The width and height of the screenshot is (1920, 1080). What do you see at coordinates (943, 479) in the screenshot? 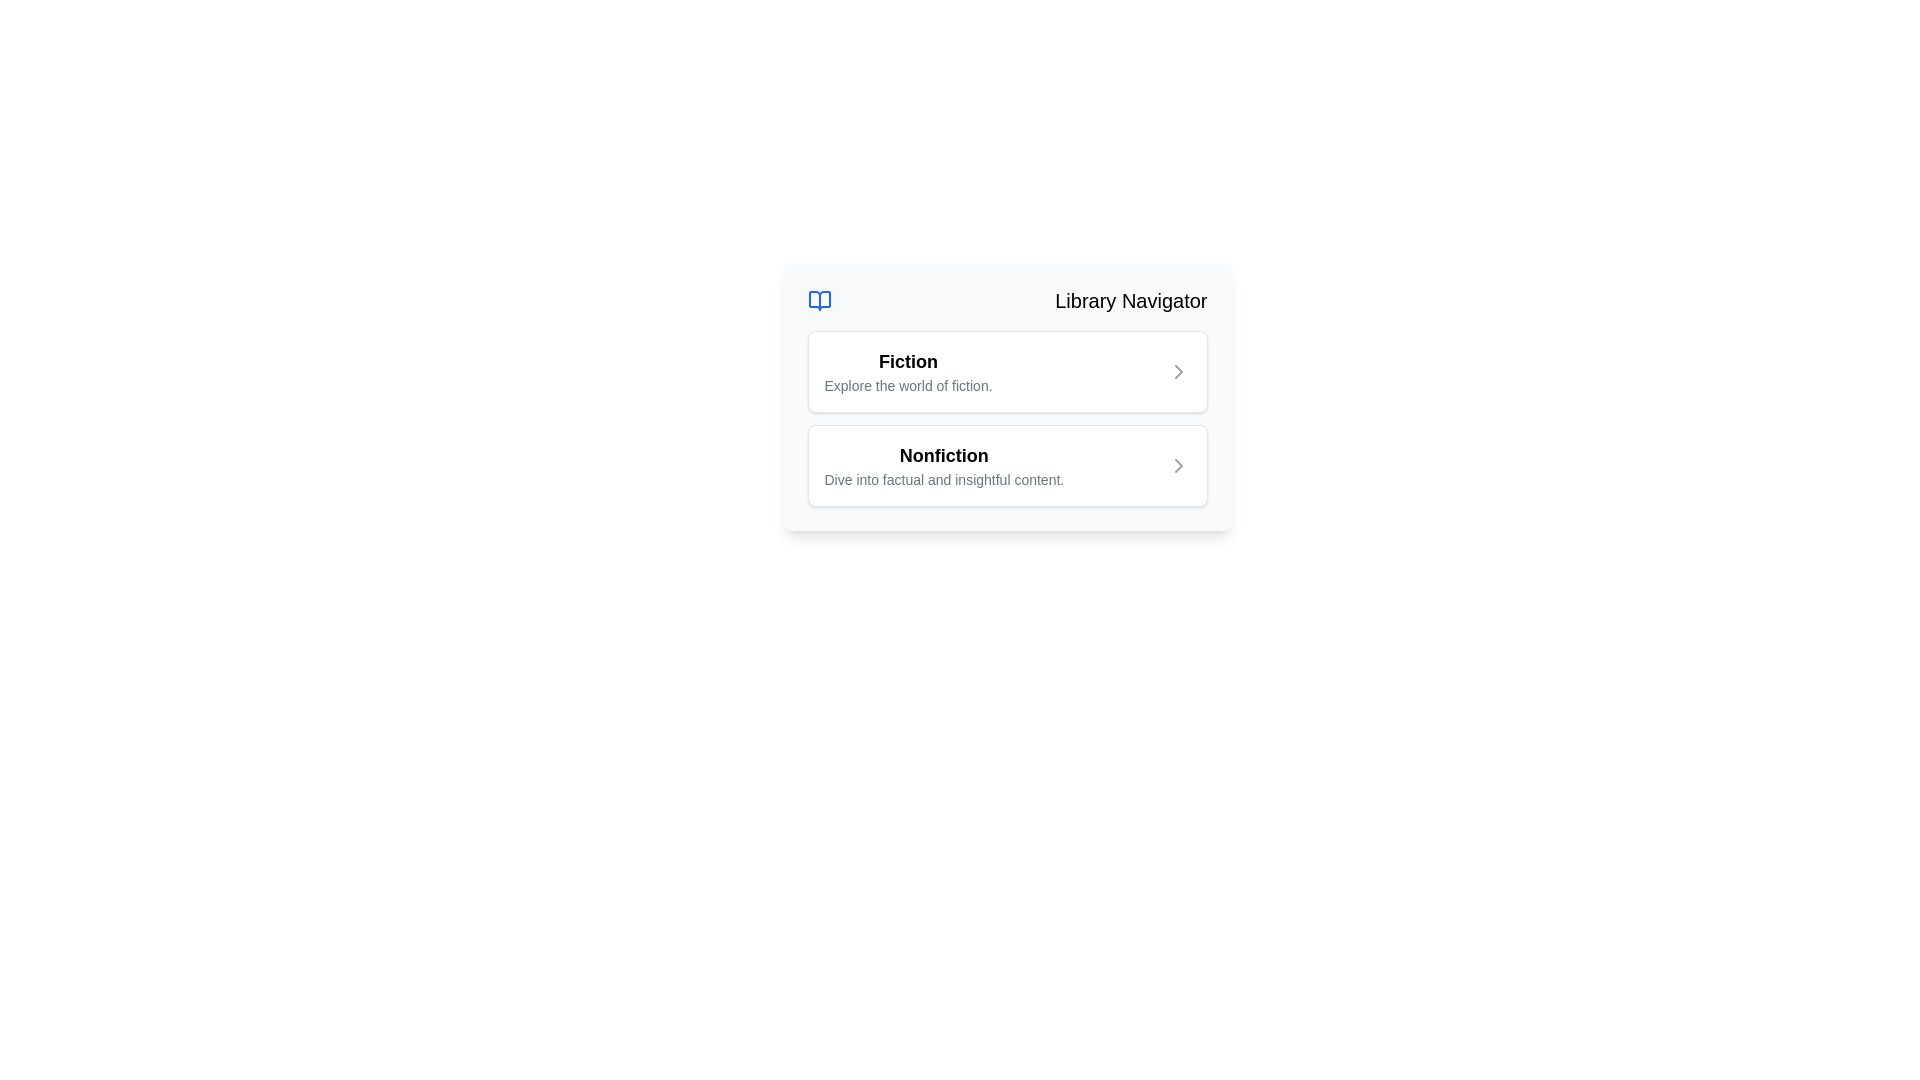
I see `the descriptive text label located in the 'Nonfiction' section, which provides information about the content type` at bounding box center [943, 479].